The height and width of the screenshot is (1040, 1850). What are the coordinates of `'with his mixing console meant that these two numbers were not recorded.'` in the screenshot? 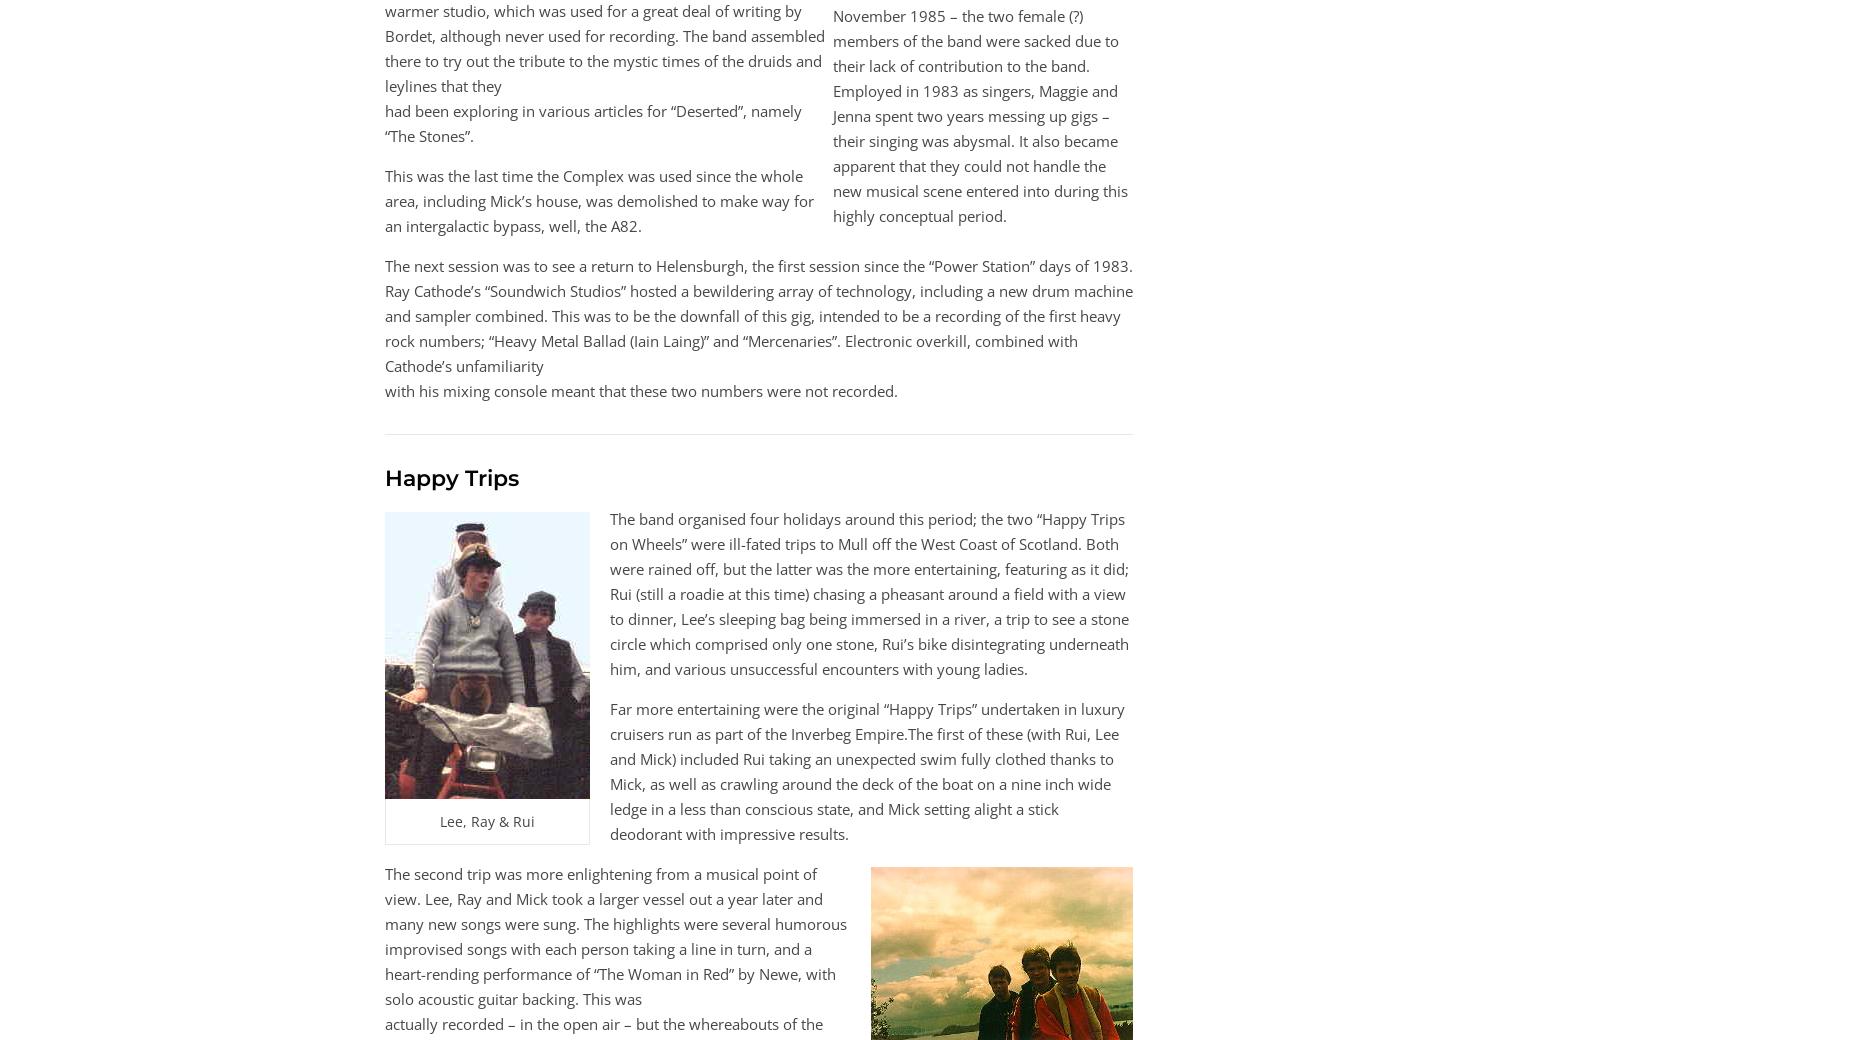 It's located at (641, 391).